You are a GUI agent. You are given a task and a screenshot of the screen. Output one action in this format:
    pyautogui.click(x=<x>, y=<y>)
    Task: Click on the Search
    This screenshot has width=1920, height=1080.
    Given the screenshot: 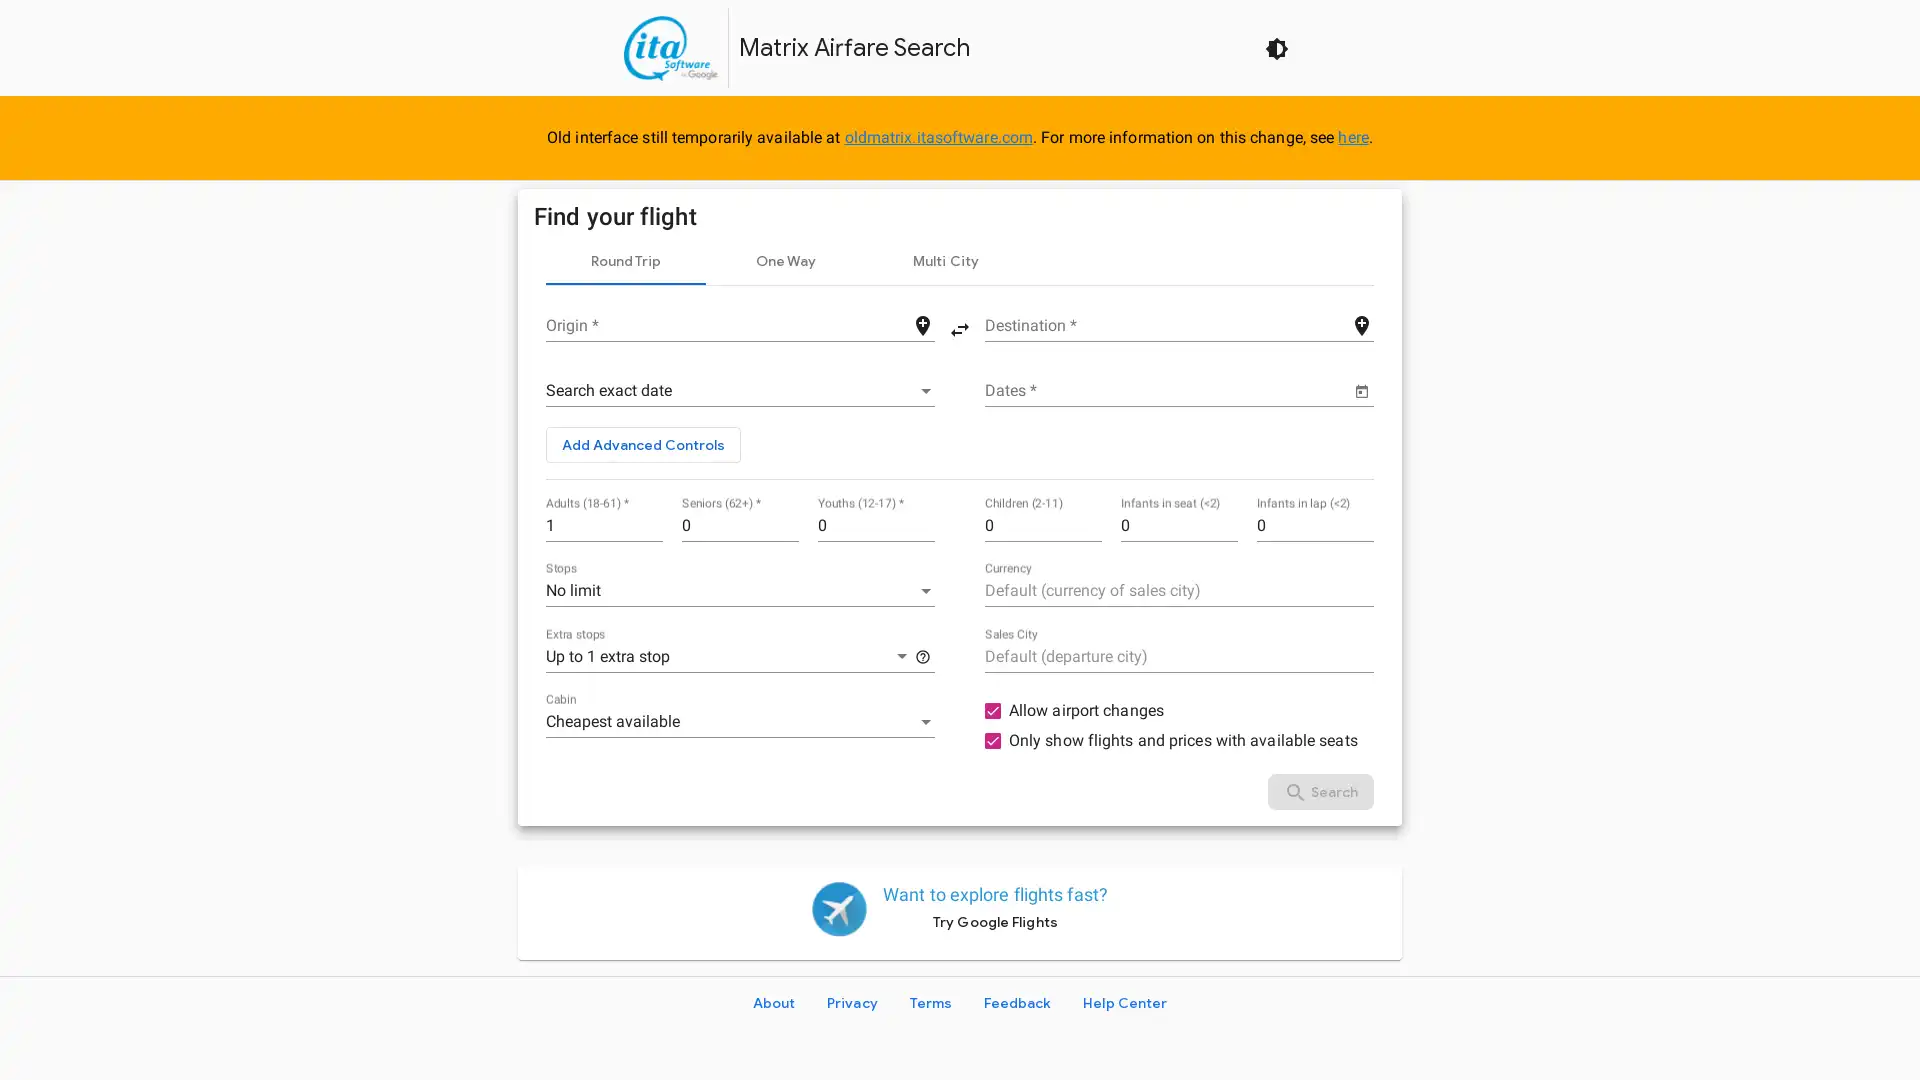 What is the action you would take?
    pyautogui.click(x=1320, y=790)
    